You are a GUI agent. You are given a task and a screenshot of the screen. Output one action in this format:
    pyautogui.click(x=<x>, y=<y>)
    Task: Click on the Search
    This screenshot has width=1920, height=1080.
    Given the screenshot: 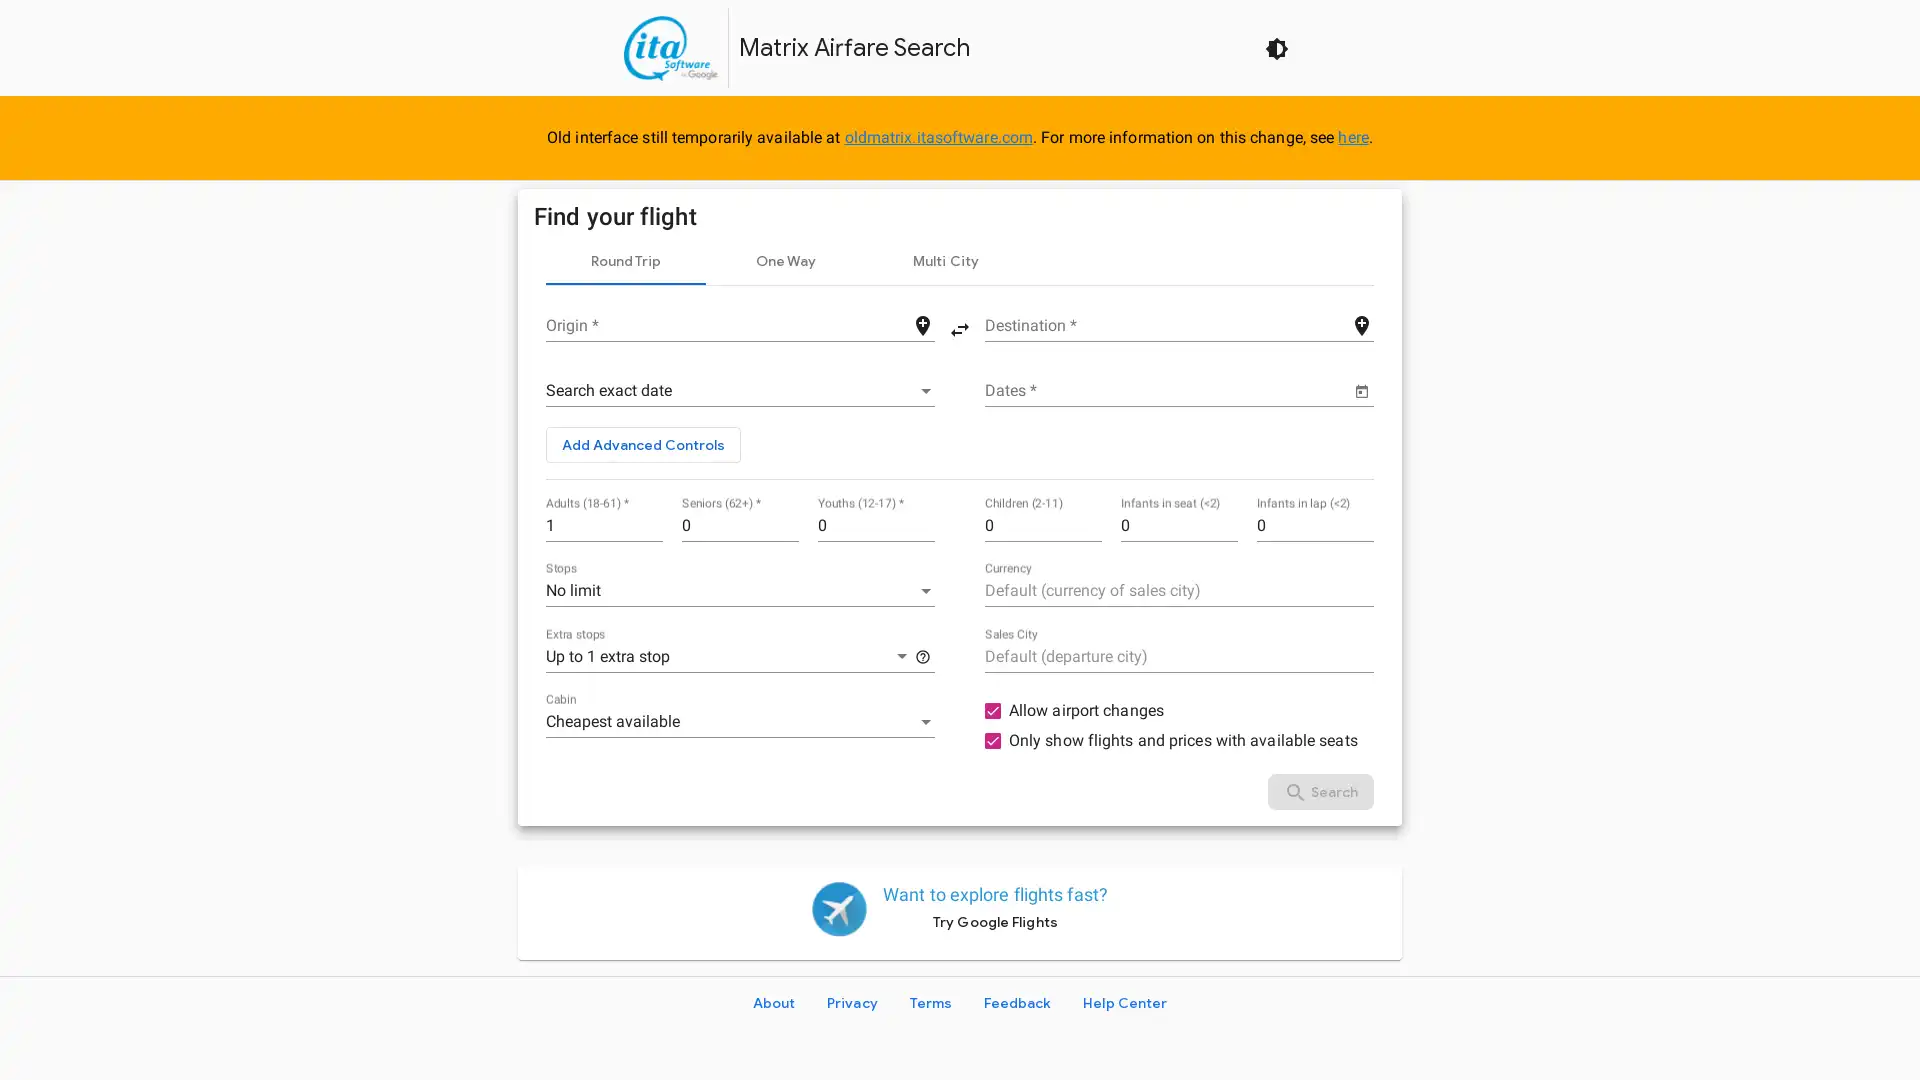 What is the action you would take?
    pyautogui.click(x=1320, y=790)
    